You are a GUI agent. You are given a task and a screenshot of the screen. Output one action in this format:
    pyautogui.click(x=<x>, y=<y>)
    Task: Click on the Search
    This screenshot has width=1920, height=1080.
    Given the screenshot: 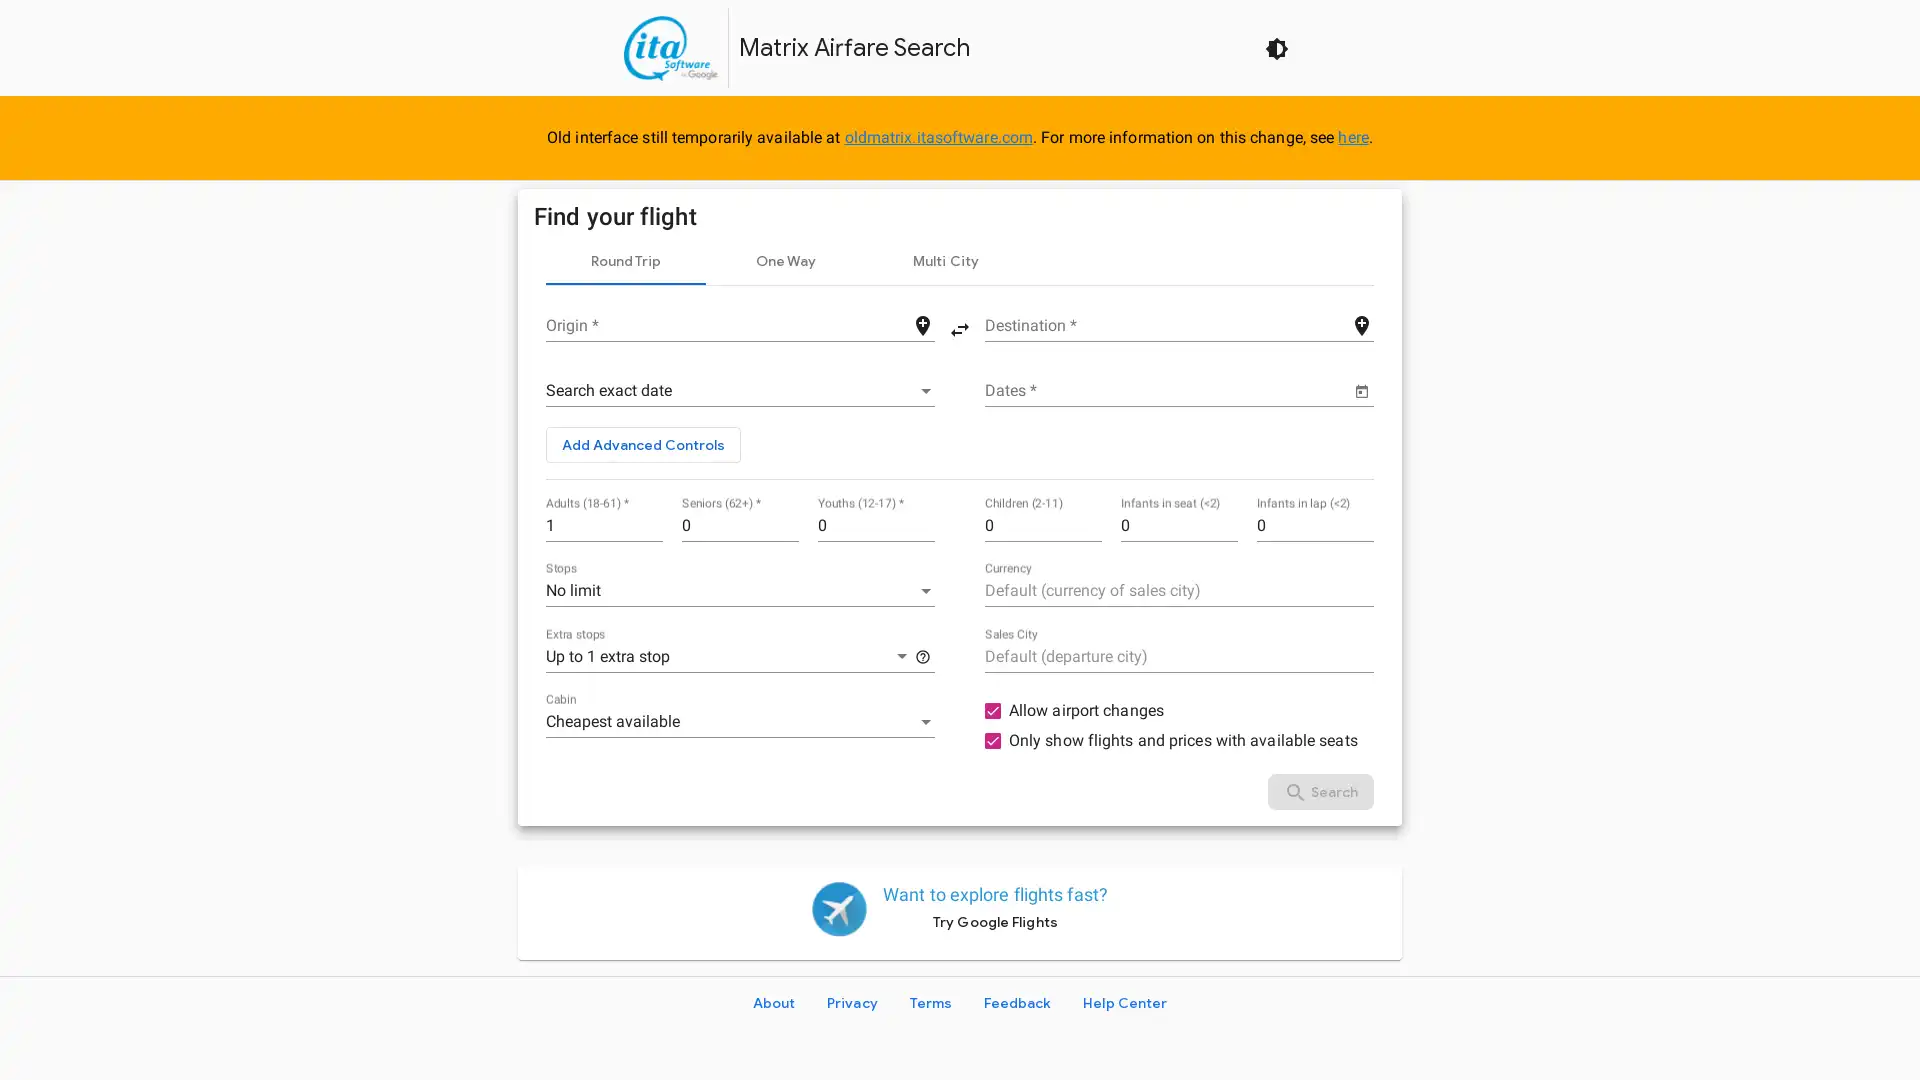 What is the action you would take?
    pyautogui.click(x=1320, y=790)
    